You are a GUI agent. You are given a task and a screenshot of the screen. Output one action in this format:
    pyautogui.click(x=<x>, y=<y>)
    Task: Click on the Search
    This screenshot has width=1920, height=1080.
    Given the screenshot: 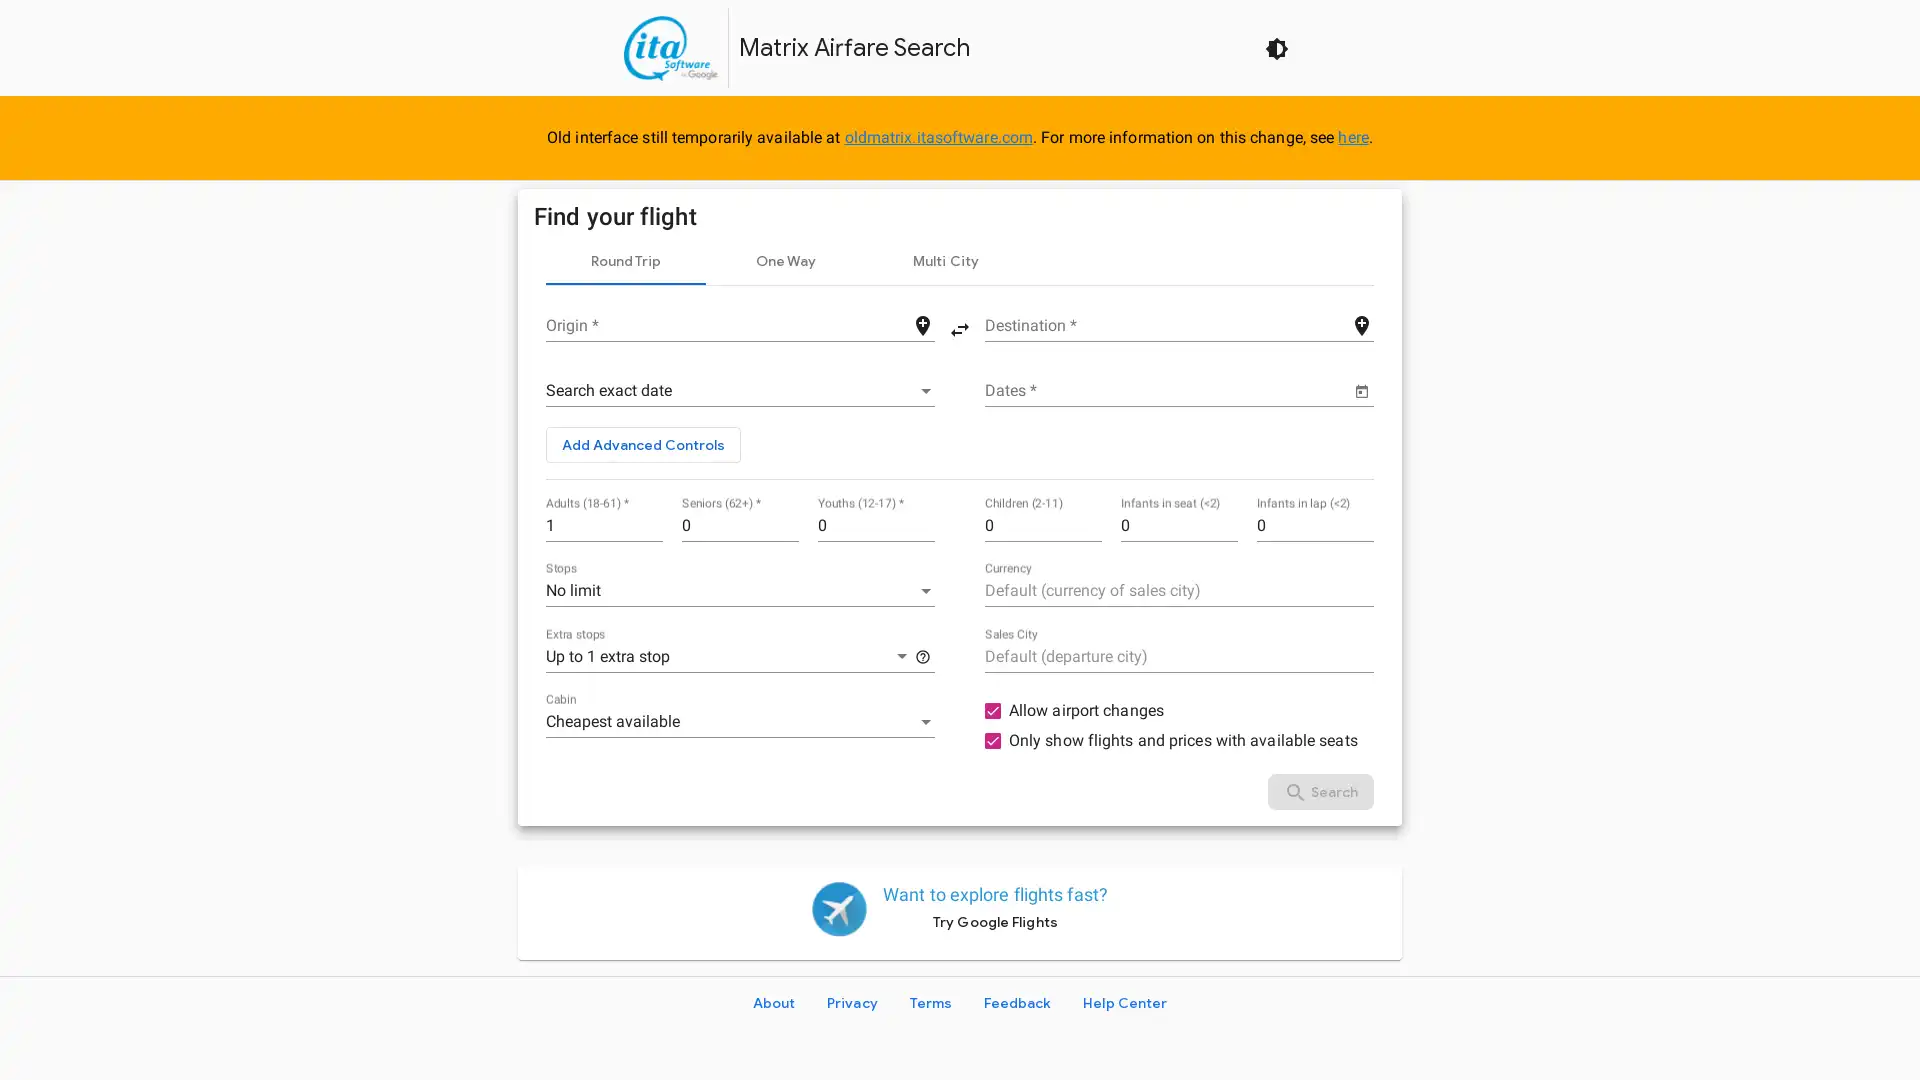 What is the action you would take?
    pyautogui.click(x=1320, y=790)
    